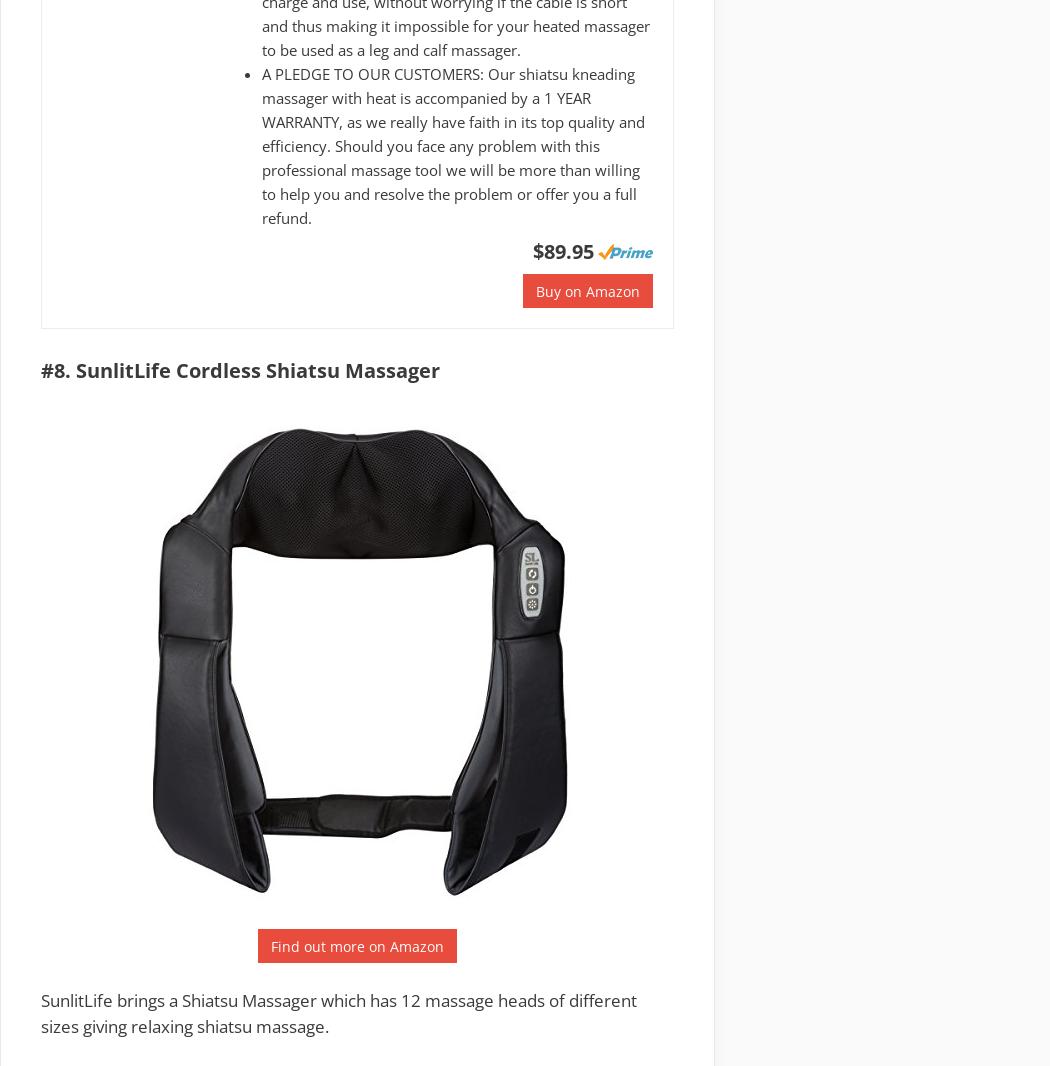  Describe the element at coordinates (536, 291) in the screenshot. I see `'Buy on Amazon'` at that location.